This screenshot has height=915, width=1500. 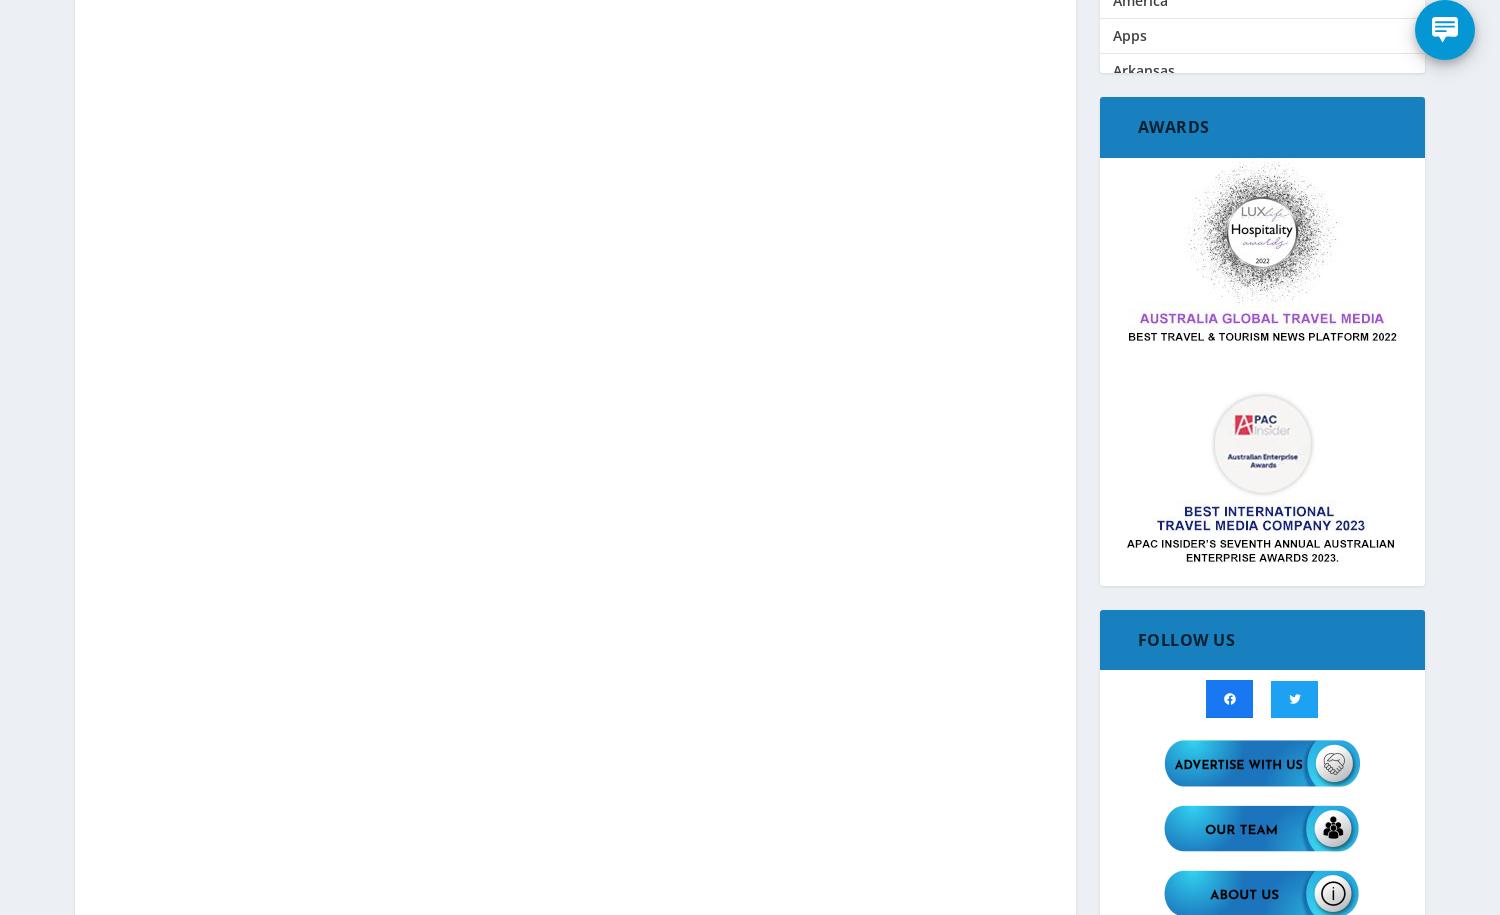 What do you see at coordinates (1162, 316) in the screenshot?
I see `'Breaking News'` at bounding box center [1162, 316].